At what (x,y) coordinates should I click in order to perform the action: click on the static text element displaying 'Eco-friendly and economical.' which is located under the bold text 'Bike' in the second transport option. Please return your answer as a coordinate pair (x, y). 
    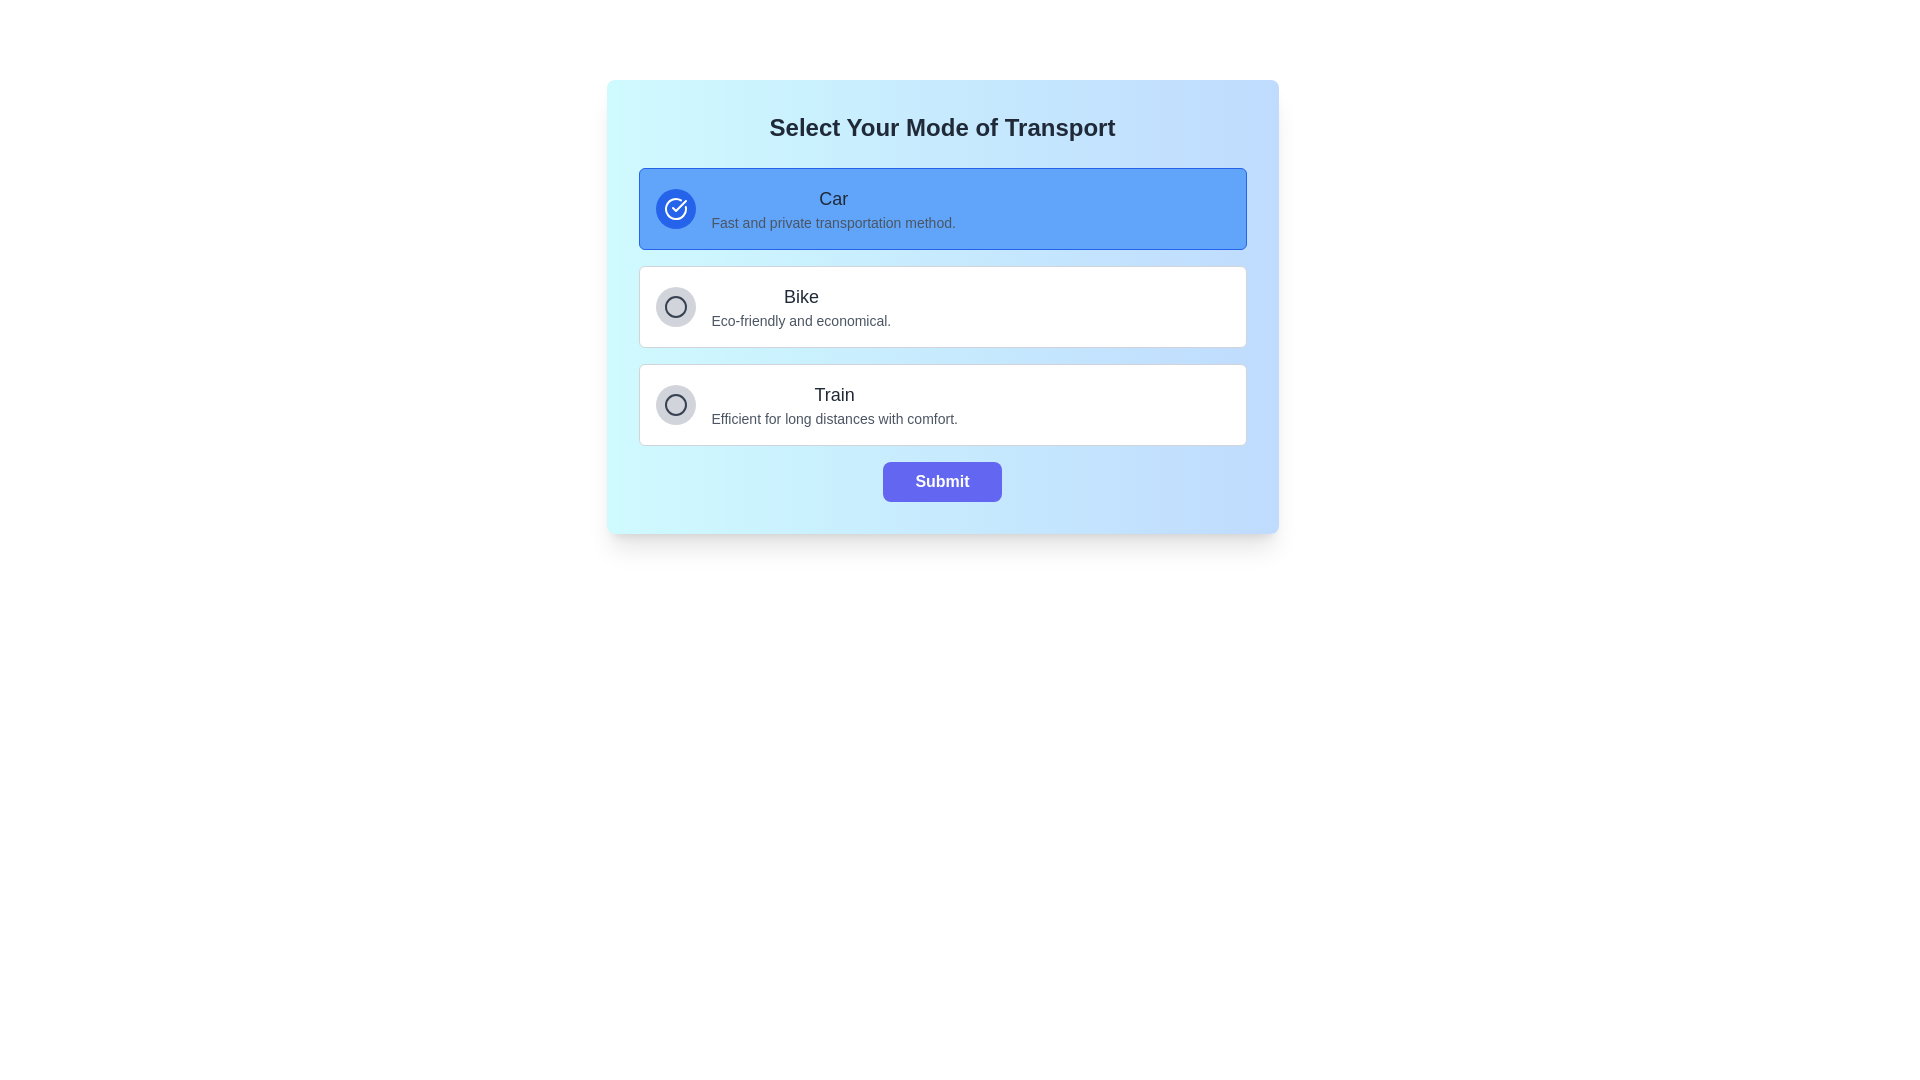
    Looking at the image, I should click on (801, 319).